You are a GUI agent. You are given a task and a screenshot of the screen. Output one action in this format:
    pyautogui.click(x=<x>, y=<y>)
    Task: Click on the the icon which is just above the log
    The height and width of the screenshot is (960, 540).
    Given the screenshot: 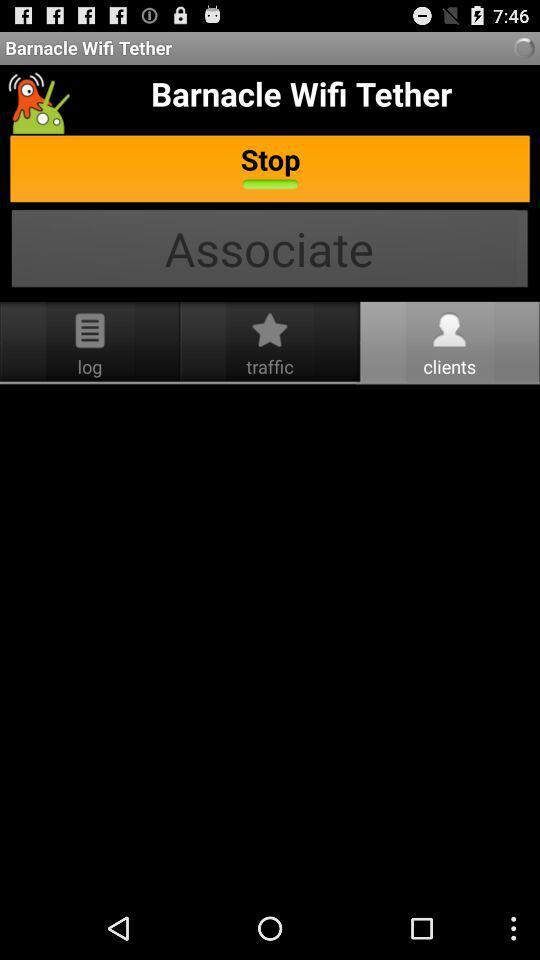 What is the action you would take?
    pyautogui.click(x=89, y=330)
    